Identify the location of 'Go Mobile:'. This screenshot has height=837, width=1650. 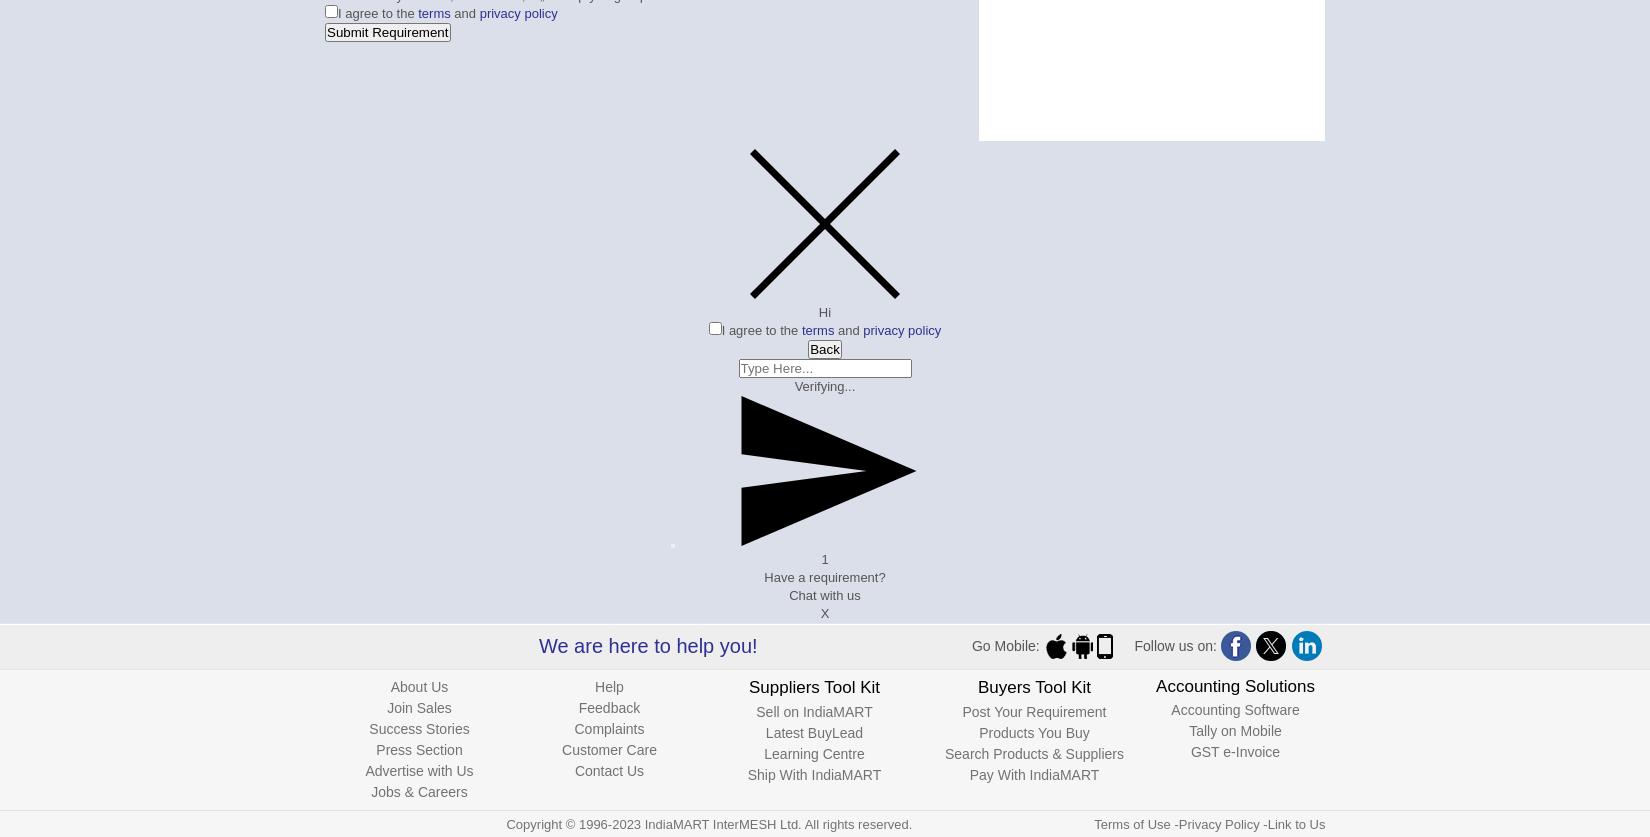
(1006, 645).